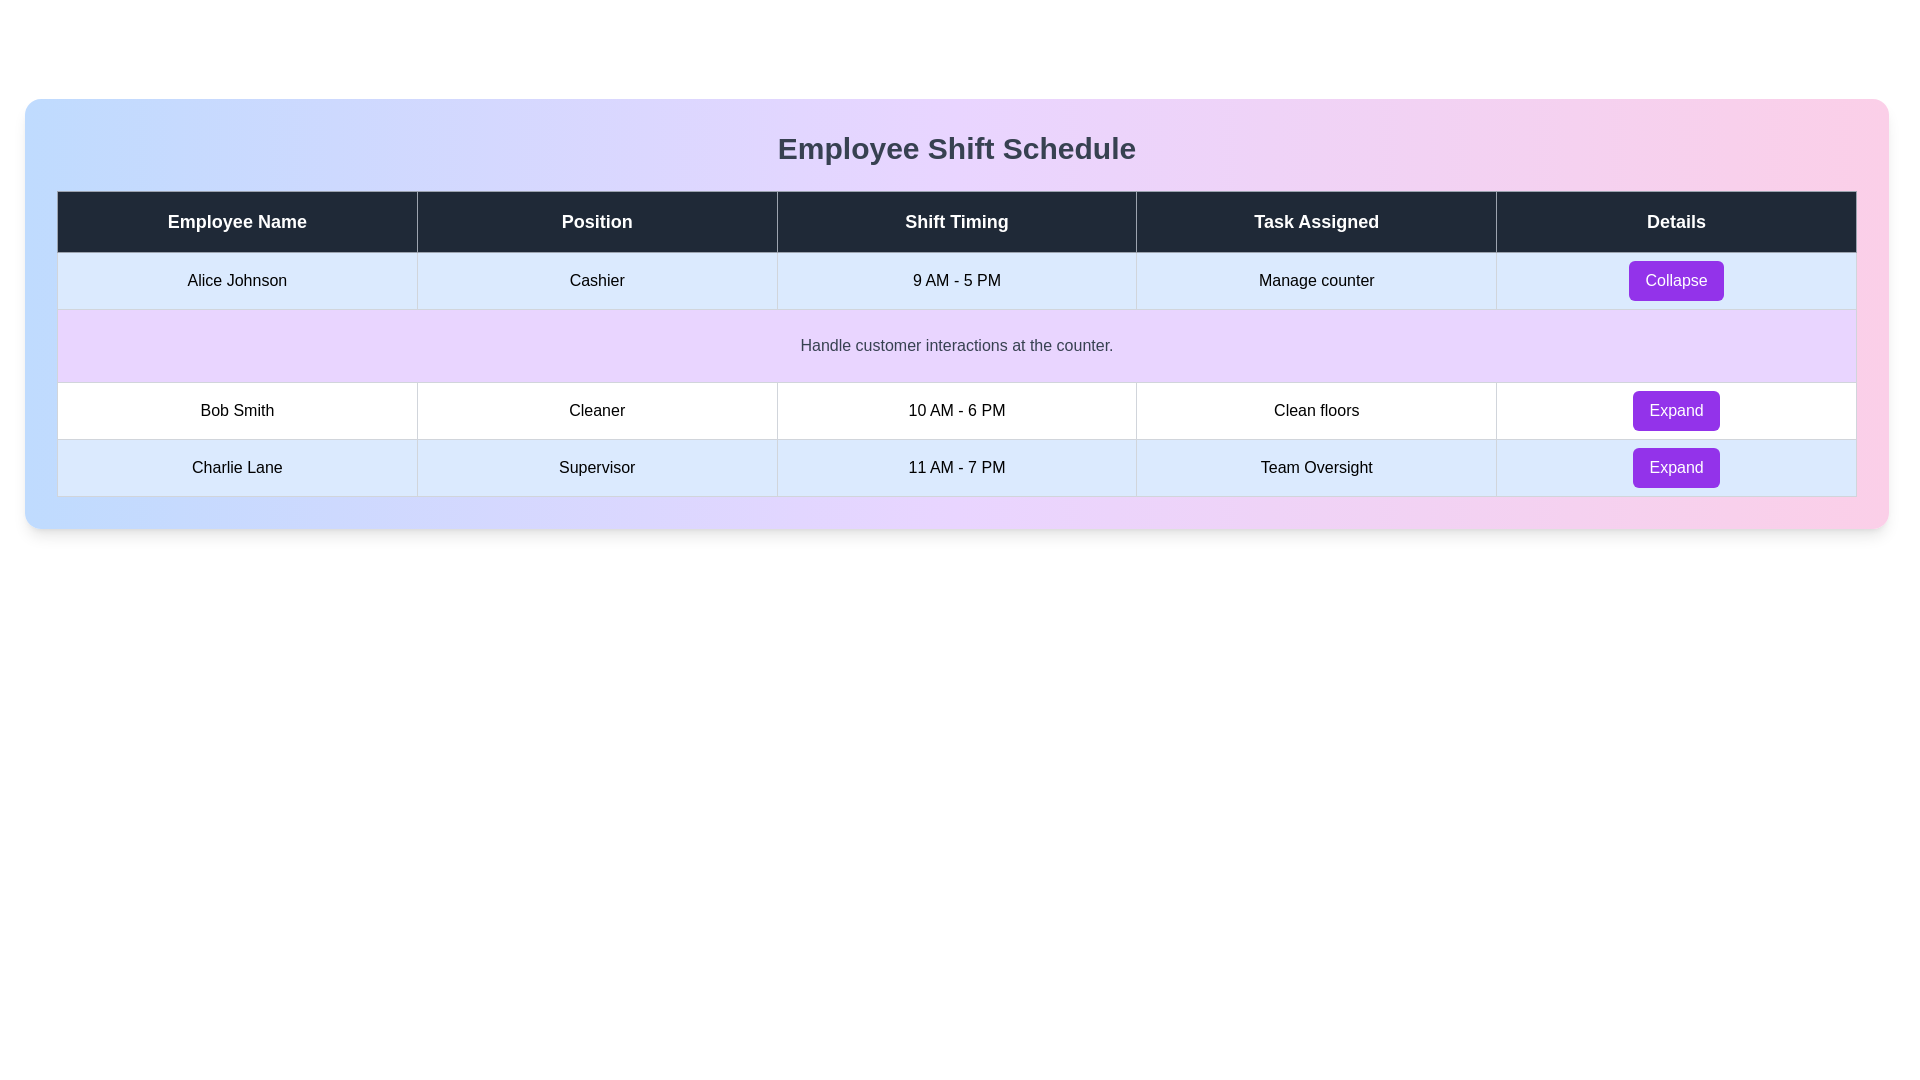 Image resolution: width=1920 pixels, height=1080 pixels. Describe the element at coordinates (1316, 410) in the screenshot. I see `the text label that provides information about the task assigned to an individual, located in the fourth column of the second row under 'Task Assigned', adjacent to '10 AM - 6 PM' and 'Expand'` at that location.